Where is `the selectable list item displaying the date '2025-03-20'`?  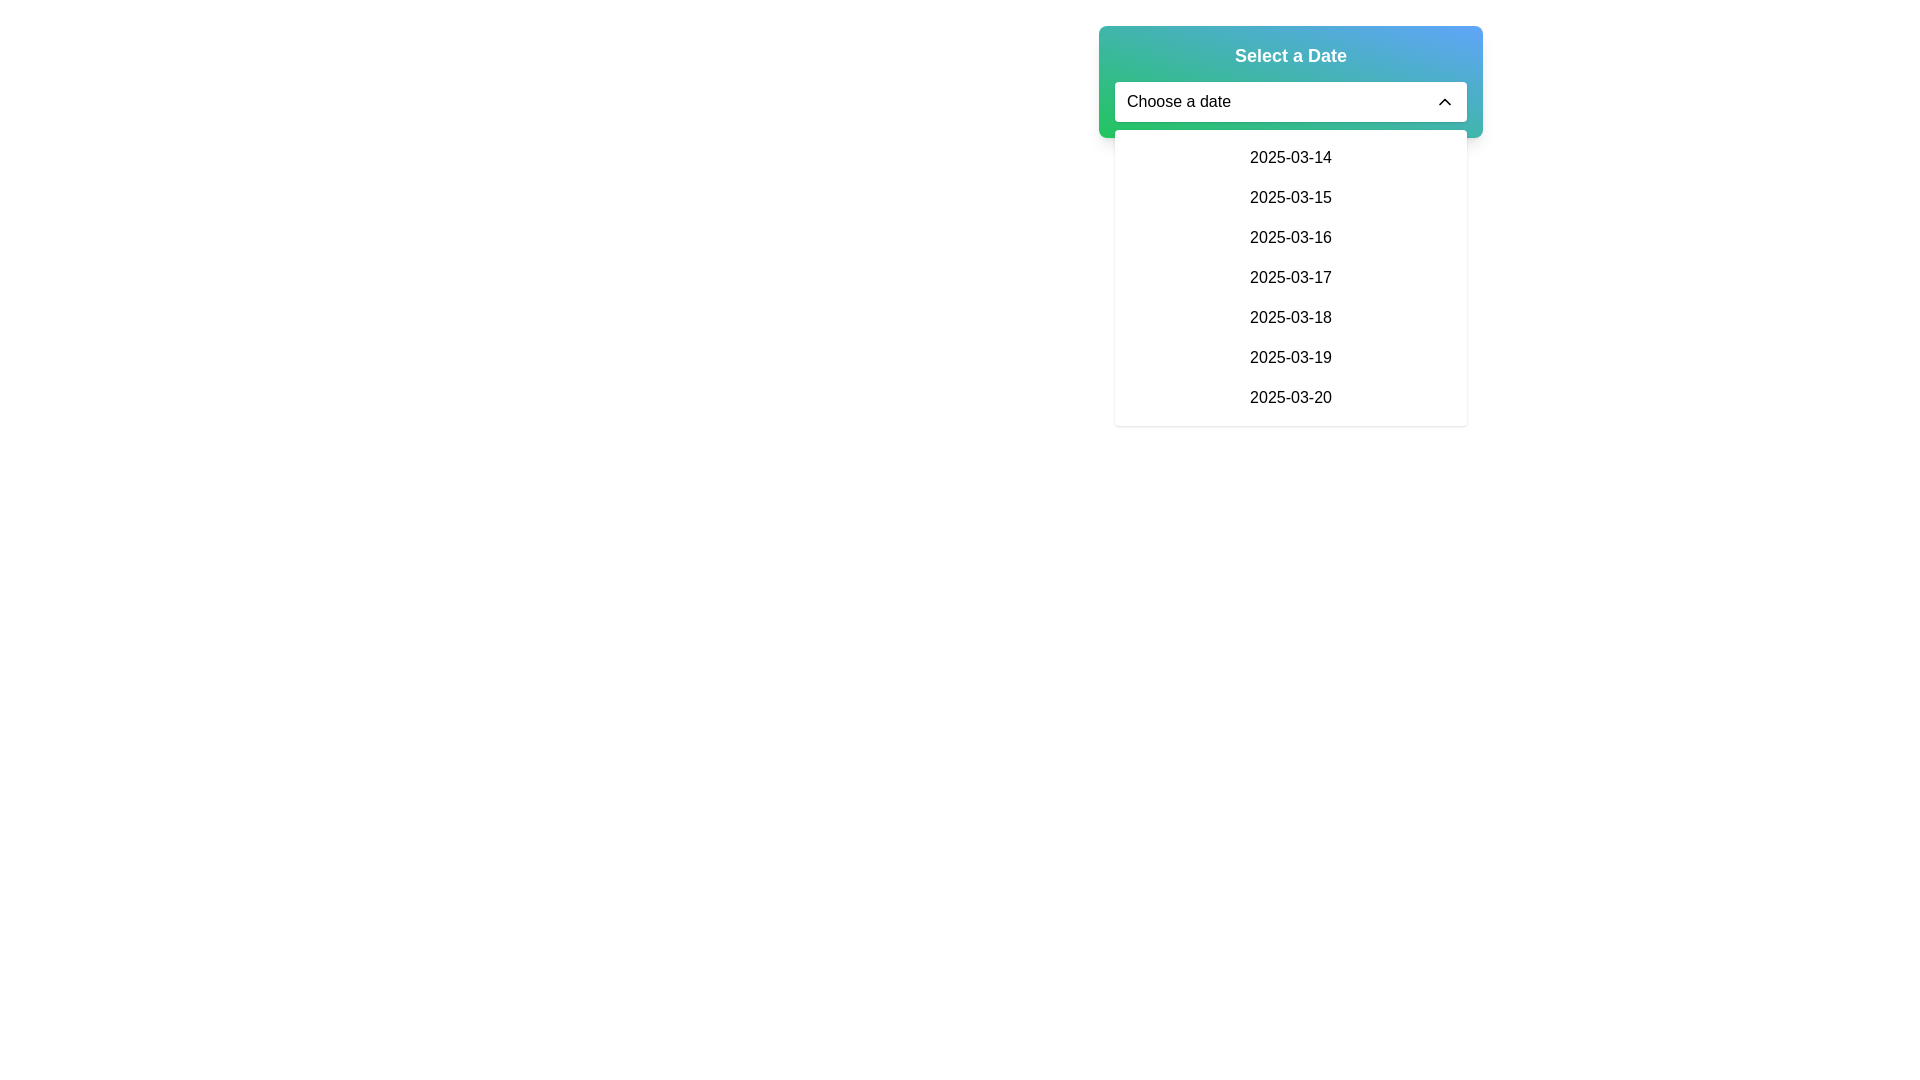 the selectable list item displaying the date '2025-03-20' is located at coordinates (1291, 397).